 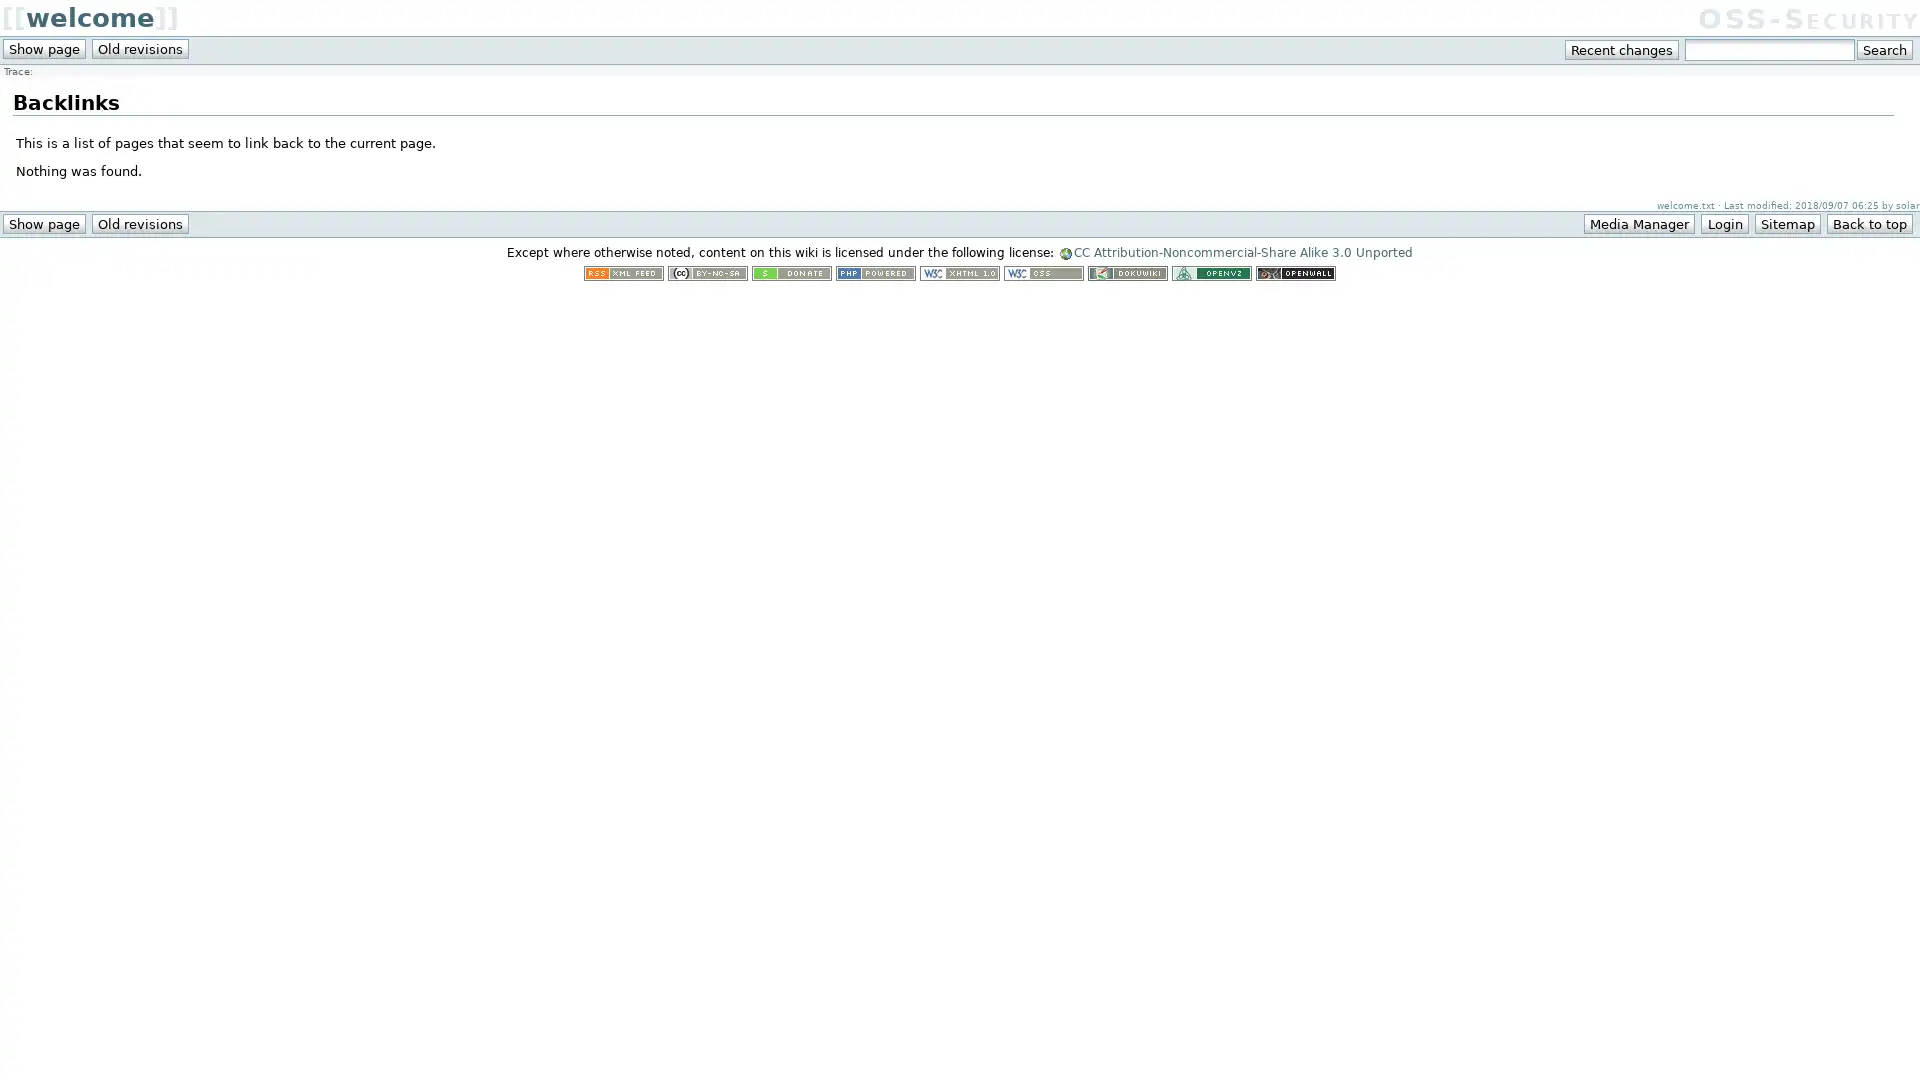 What do you see at coordinates (1639, 223) in the screenshot?
I see `Media Manager` at bounding box center [1639, 223].